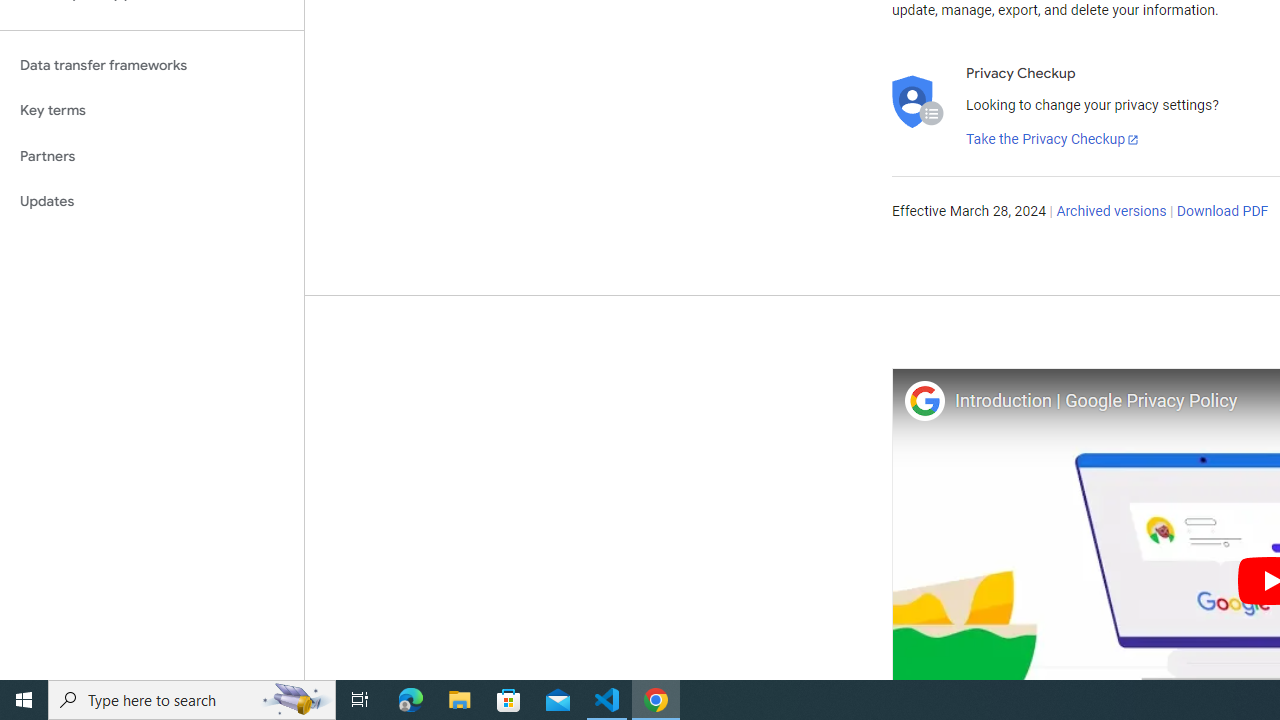  What do you see at coordinates (923, 400) in the screenshot?
I see `'Photo image of Google'` at bounding box center [923, 400].